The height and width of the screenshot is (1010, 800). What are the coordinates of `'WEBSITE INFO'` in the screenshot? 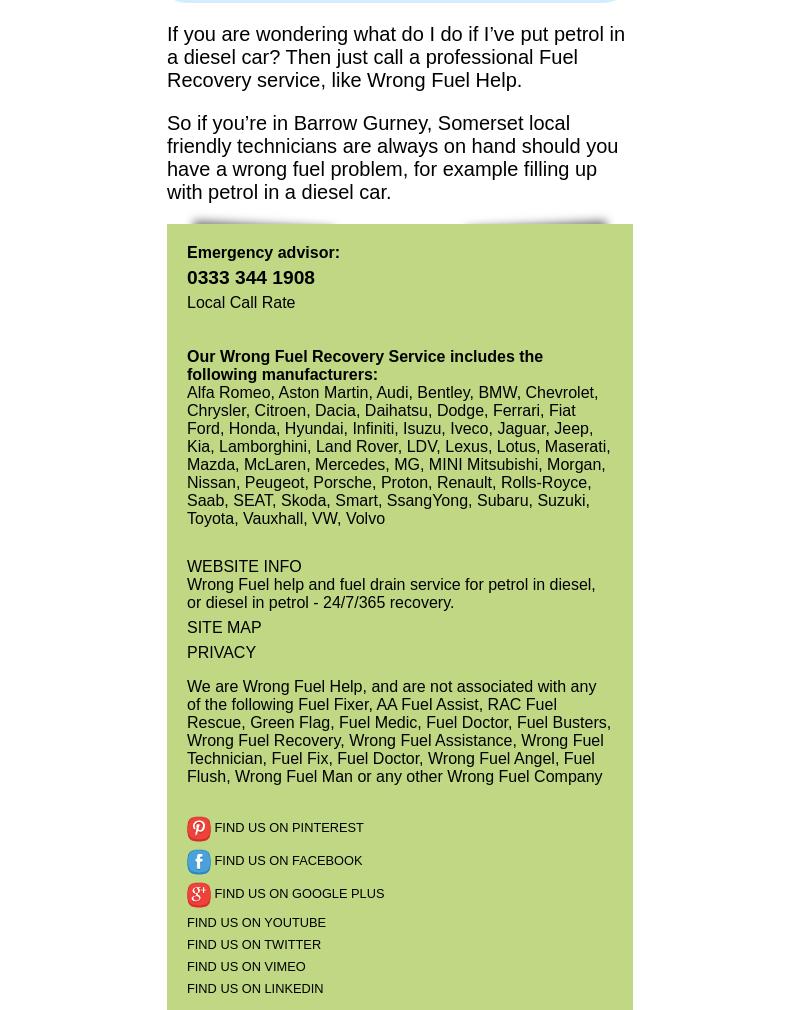 It's located at (243, 564).